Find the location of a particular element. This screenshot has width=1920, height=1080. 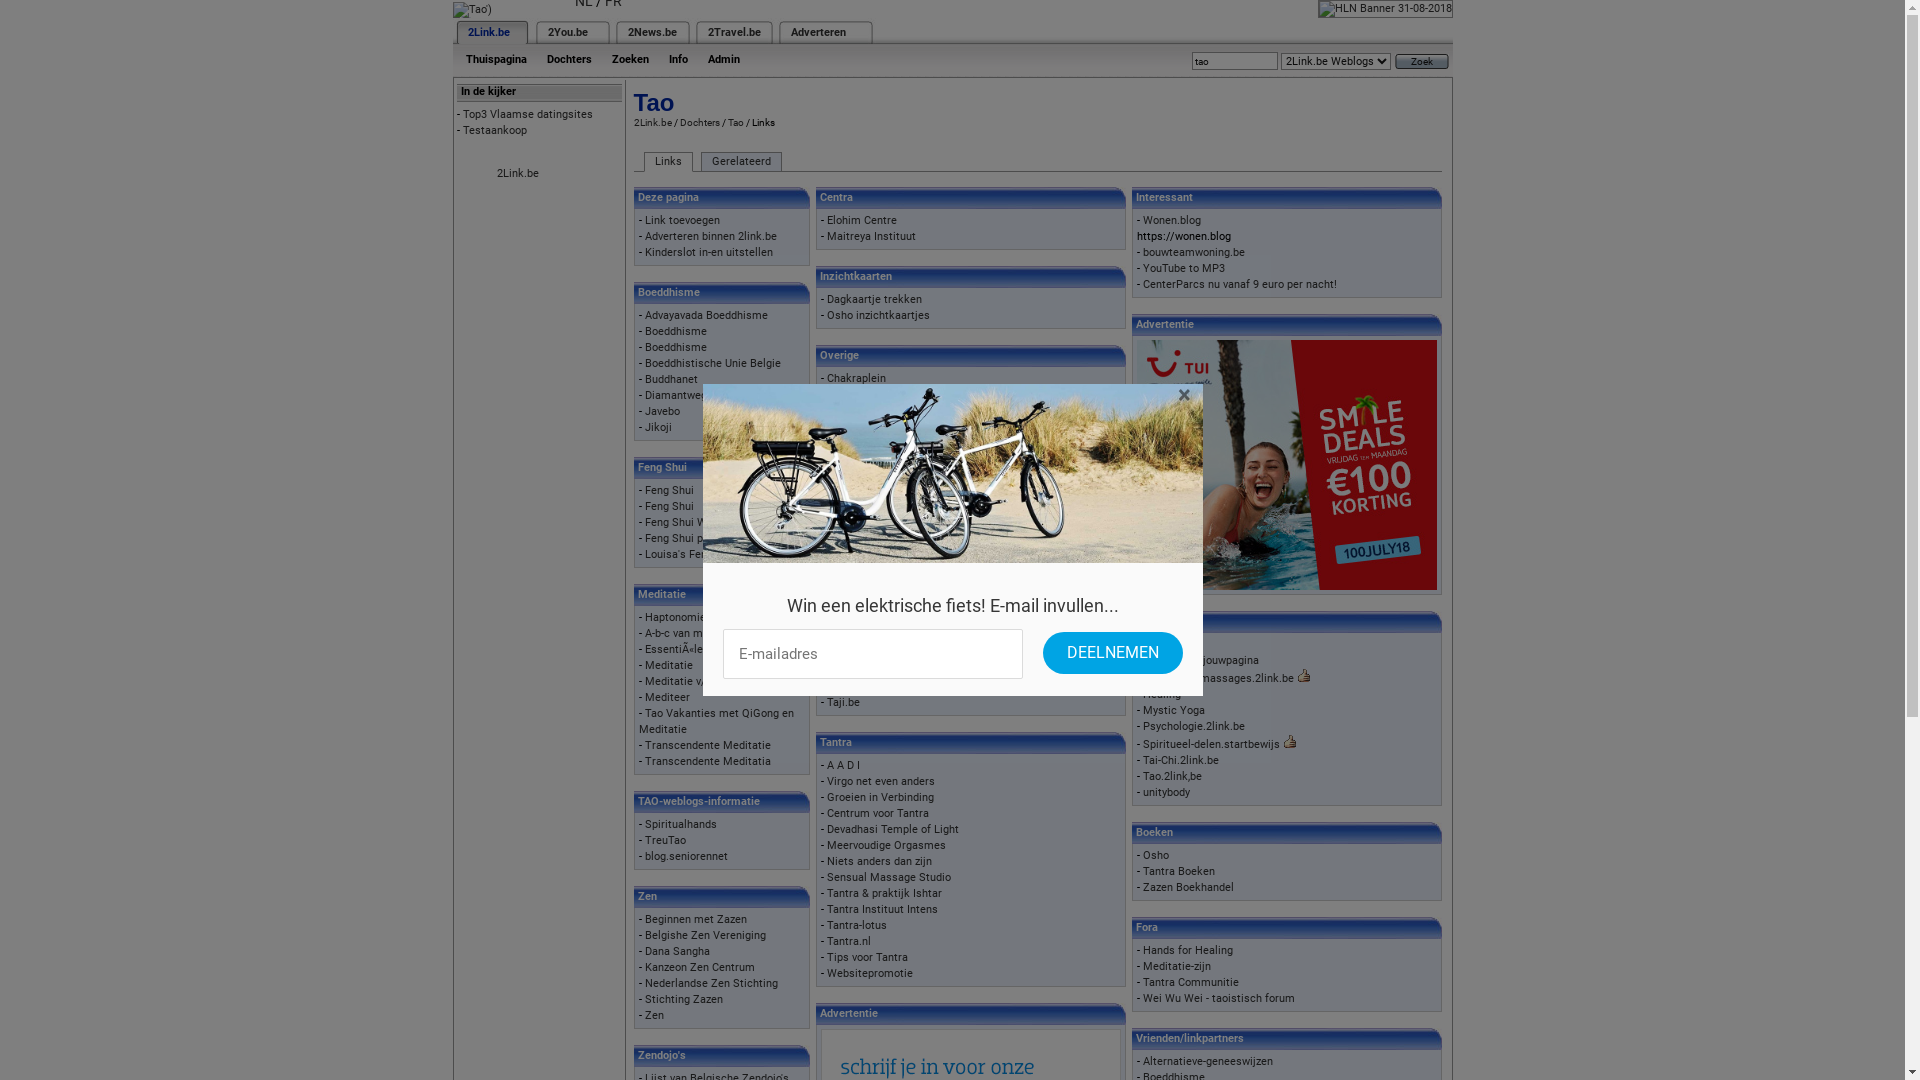

'Osho' is located at coordinates (1155, 855).